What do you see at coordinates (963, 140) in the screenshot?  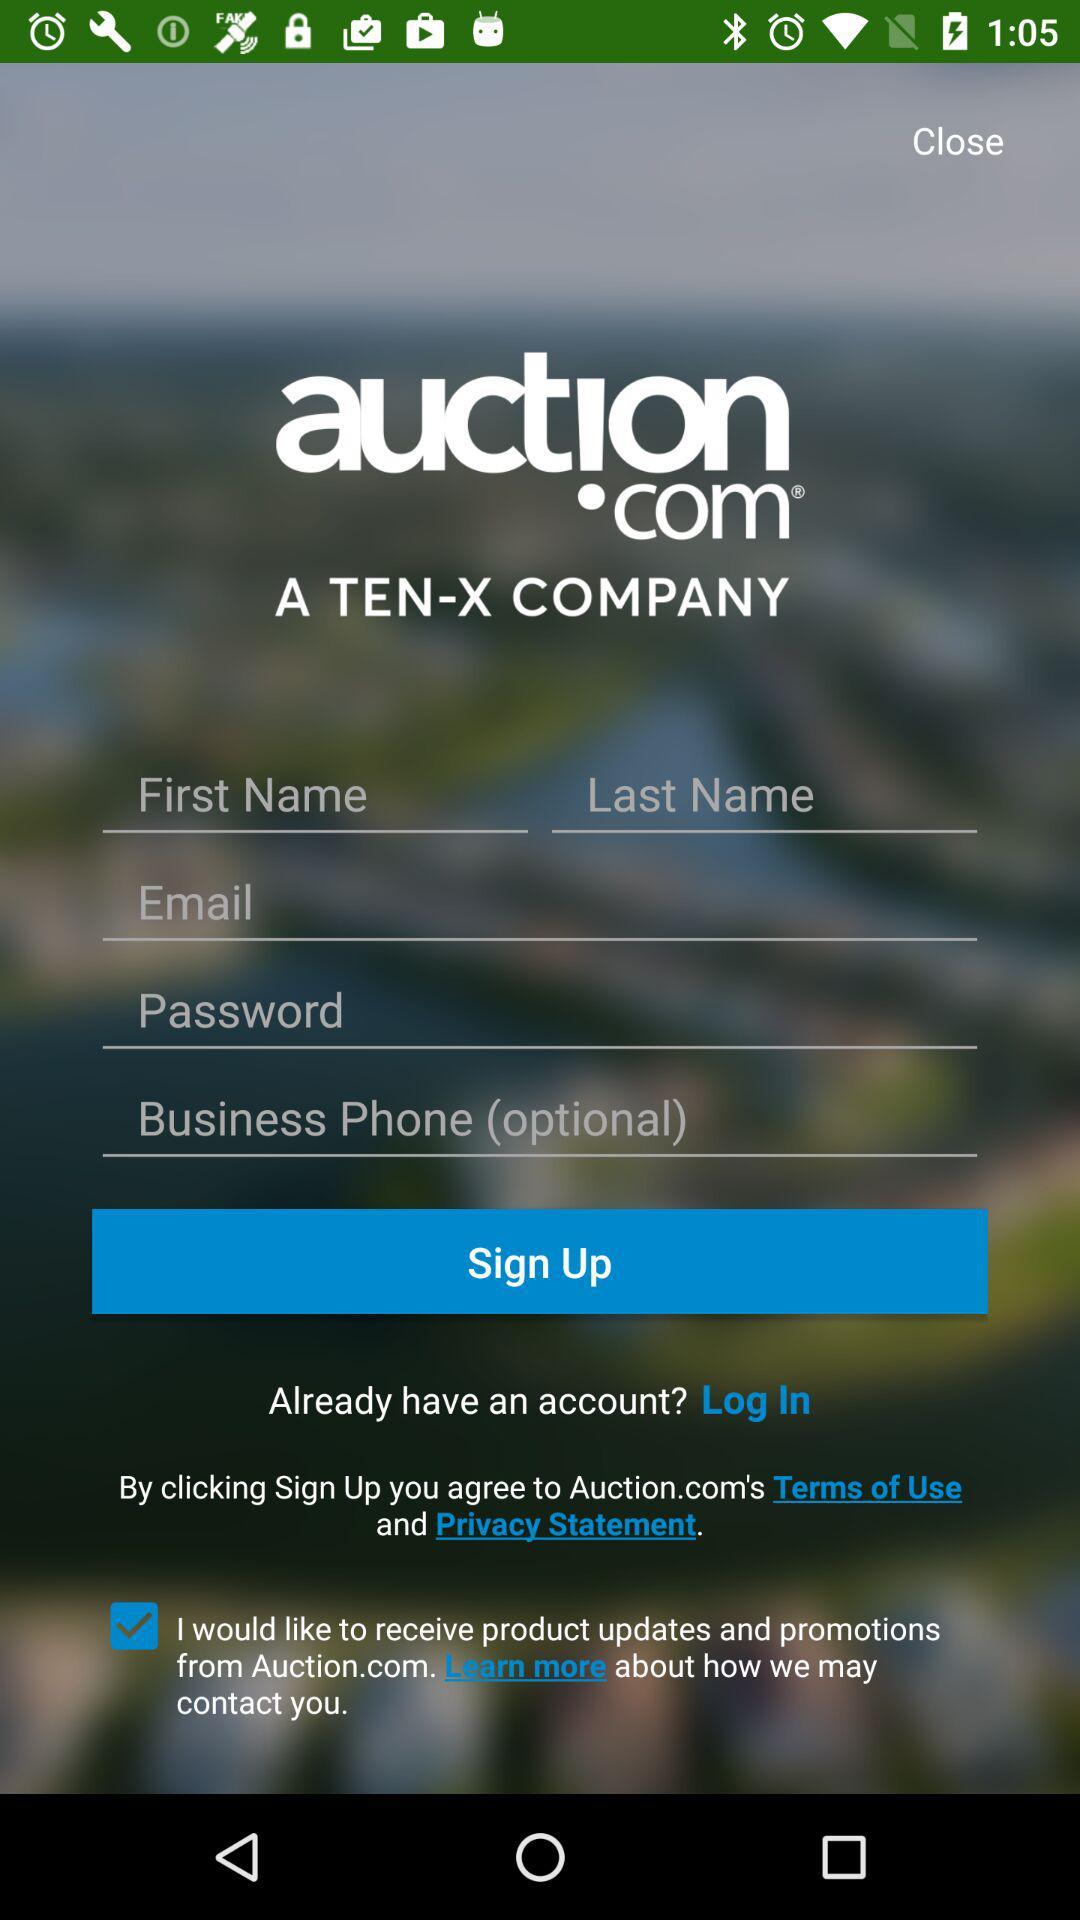 I see `close icon` at bounding box center [963, 140].